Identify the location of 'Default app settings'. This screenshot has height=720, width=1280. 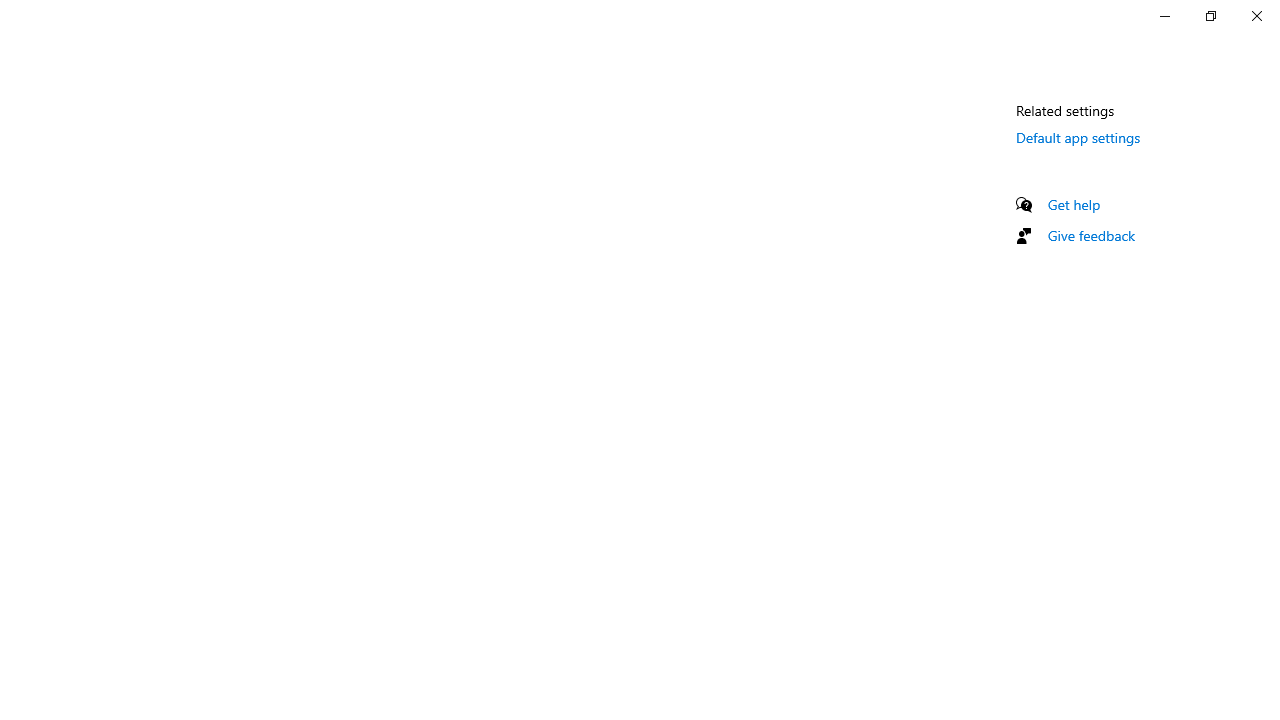
(1077, 136).